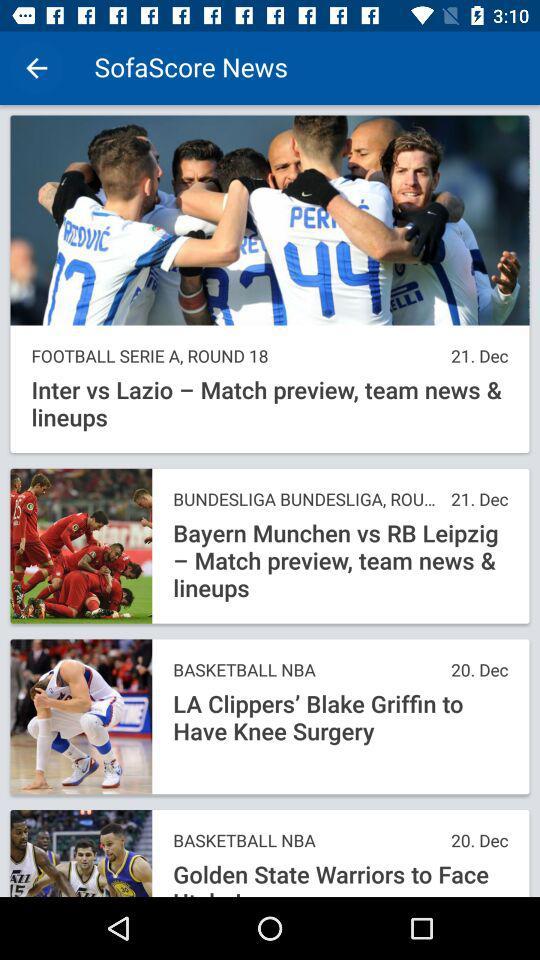 The height and width of the screenshot is (960, 540). Describe the element at coordinates (306, 498) in the screenshot. I see `the bundesliga bundesliga round` at that location.